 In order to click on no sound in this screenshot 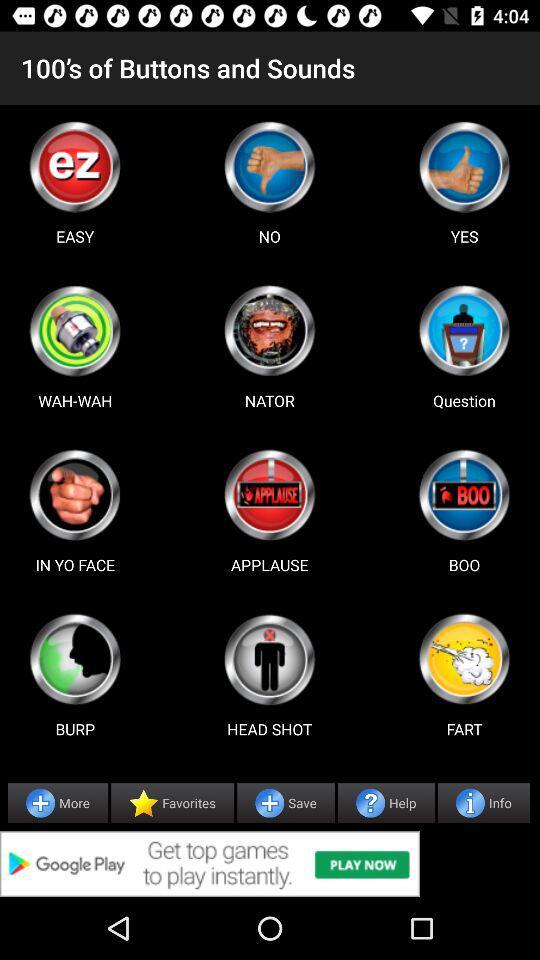, I will do `click(269, 165)`.